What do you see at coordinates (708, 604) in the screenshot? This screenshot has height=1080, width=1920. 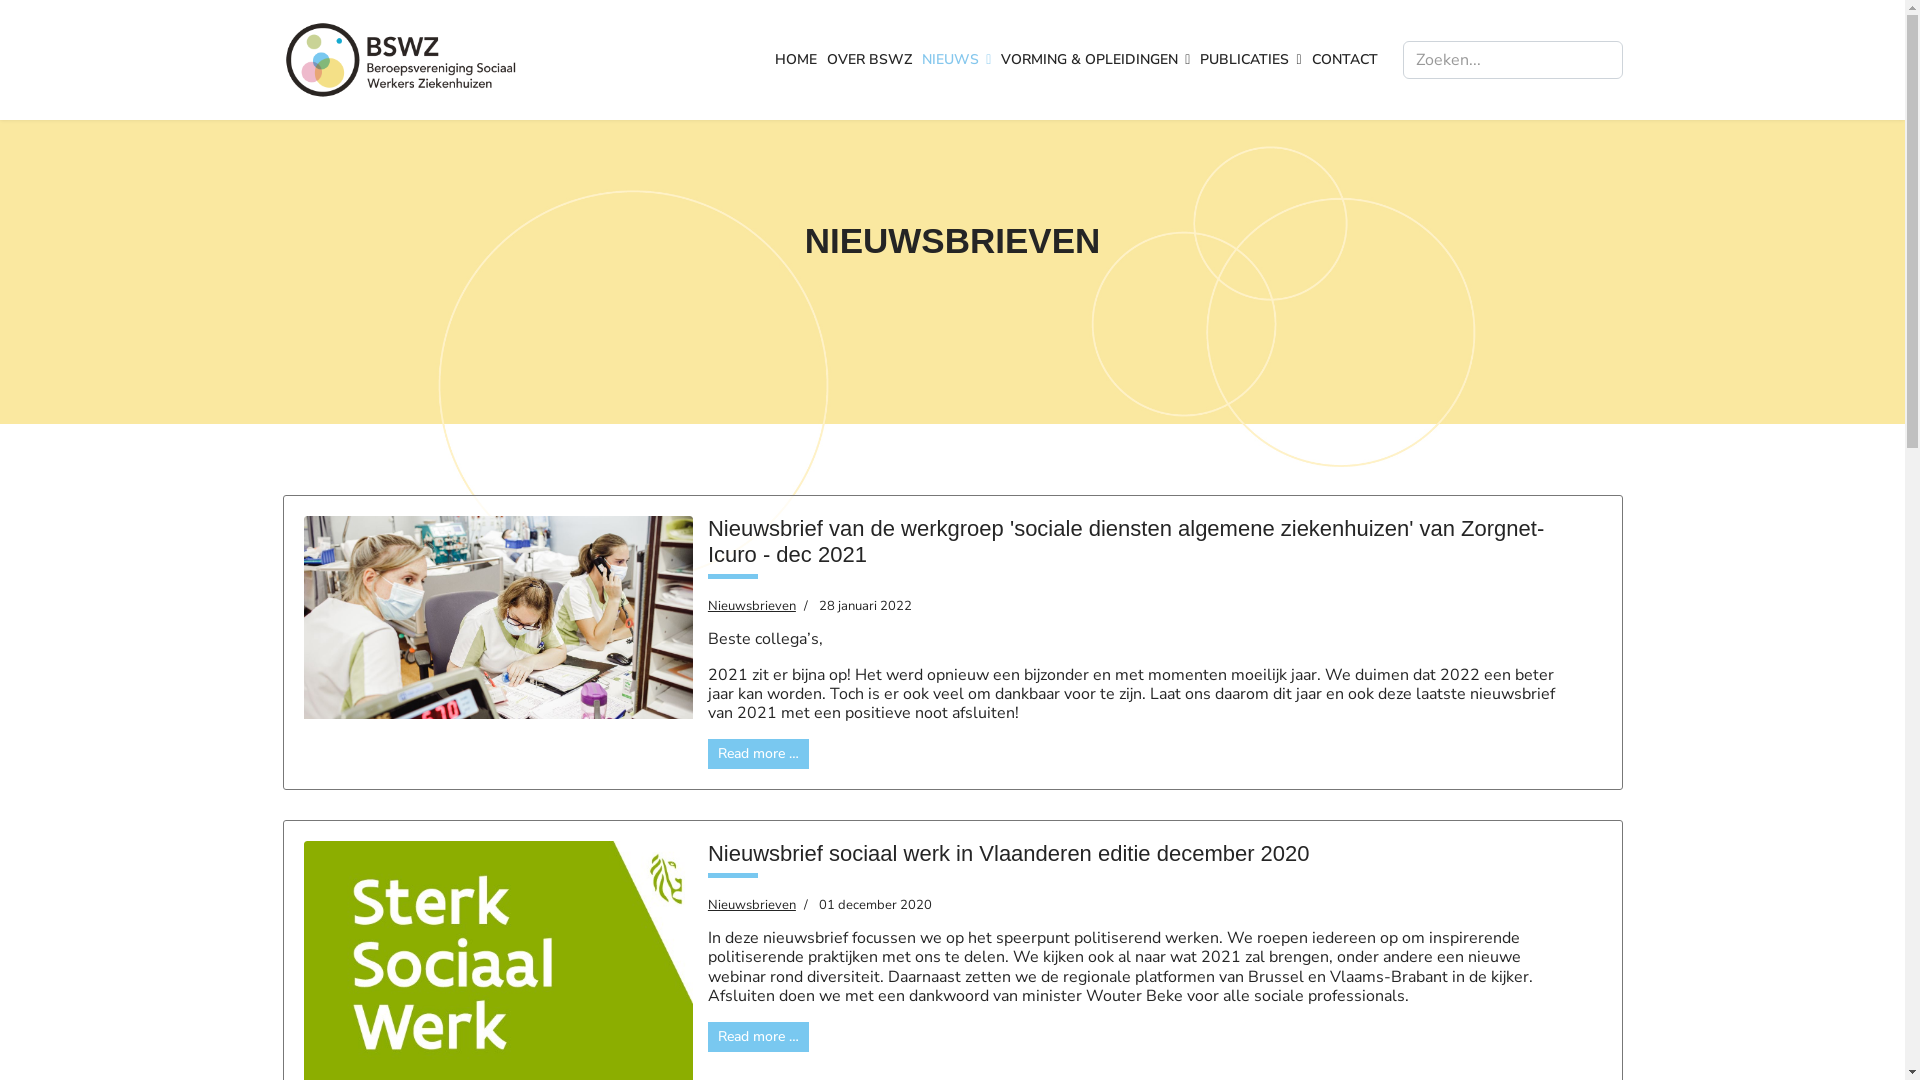 I see `'Nieuwsbrieven'` at bounding box center [708, 604].